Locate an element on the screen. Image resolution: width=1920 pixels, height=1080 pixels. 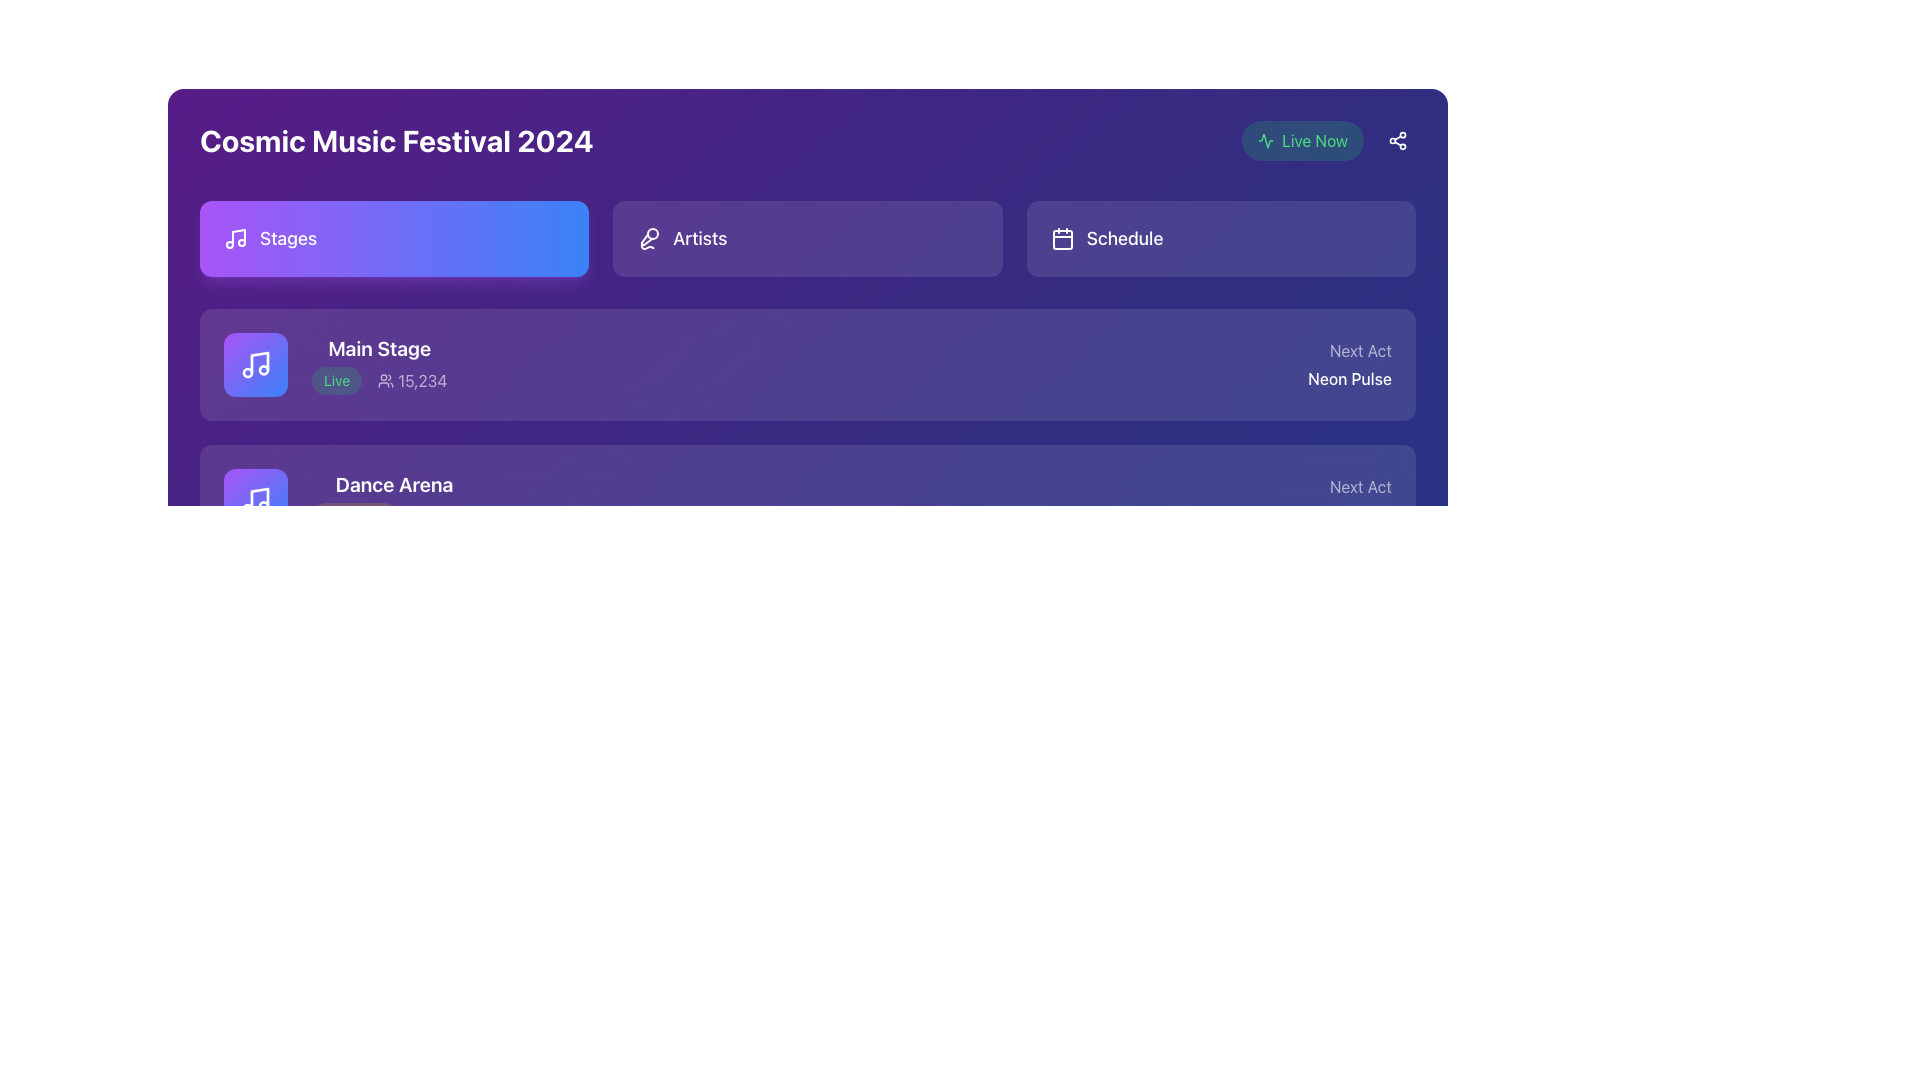
the 'Main Stage' icon located to the left of the text 'Main Stage' is located at coordinates (254, 365).